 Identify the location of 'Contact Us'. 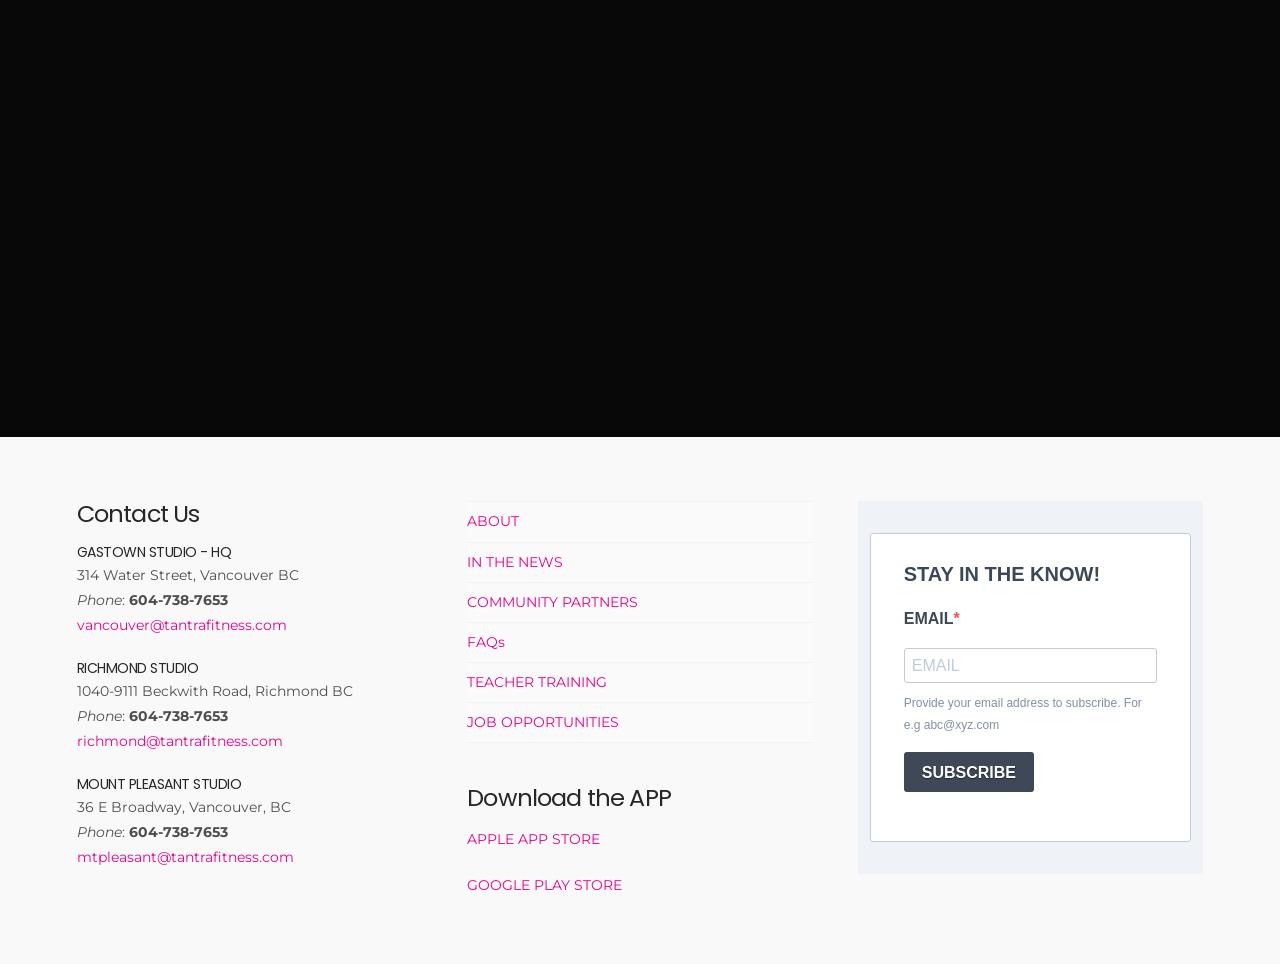
(136, 512).